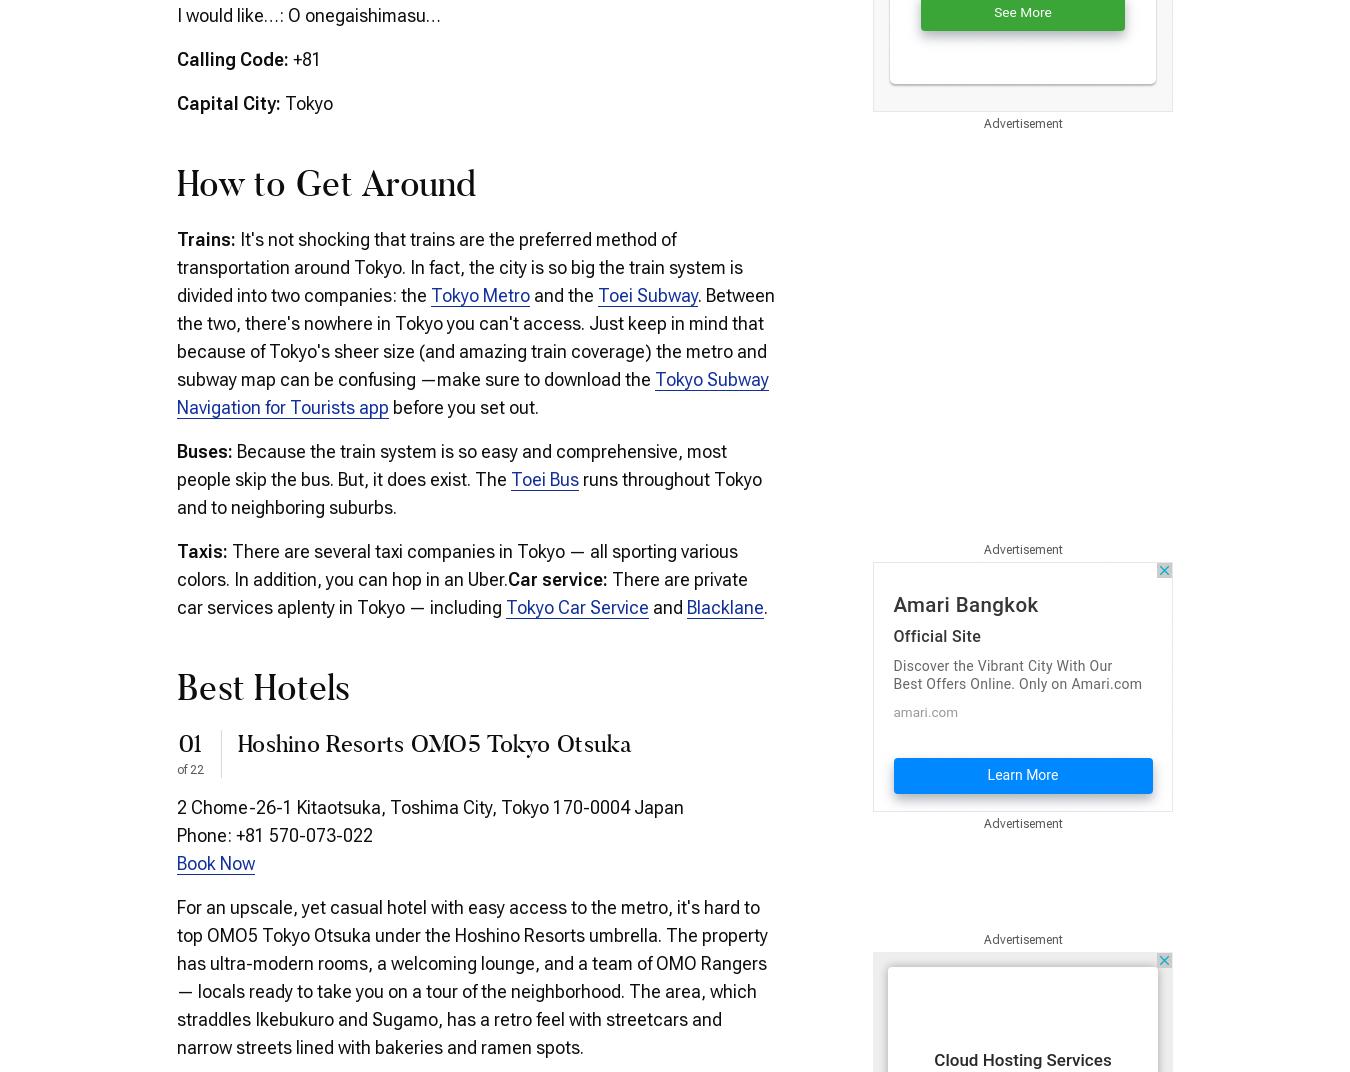 The image size is (1350, 1072). Describe the element at coordinates (176, 975) in the screenshot. I see `'For an upscale, yet casual hotel with easy access to the metro, it's hard to top OMO5 Tokyo Otsuka under the Hoshino Resorts umbrella. The property has ultra-modern rooms, a welcoming lounge, and a team of OMO Rangers — locals ready to take you on a tour of the neighborhood. The area, which straddles Ikebukuro and Sugamo, has a retro feel with streetcars and narrow streets lined with bakeries and ramen spots.'` at that location.